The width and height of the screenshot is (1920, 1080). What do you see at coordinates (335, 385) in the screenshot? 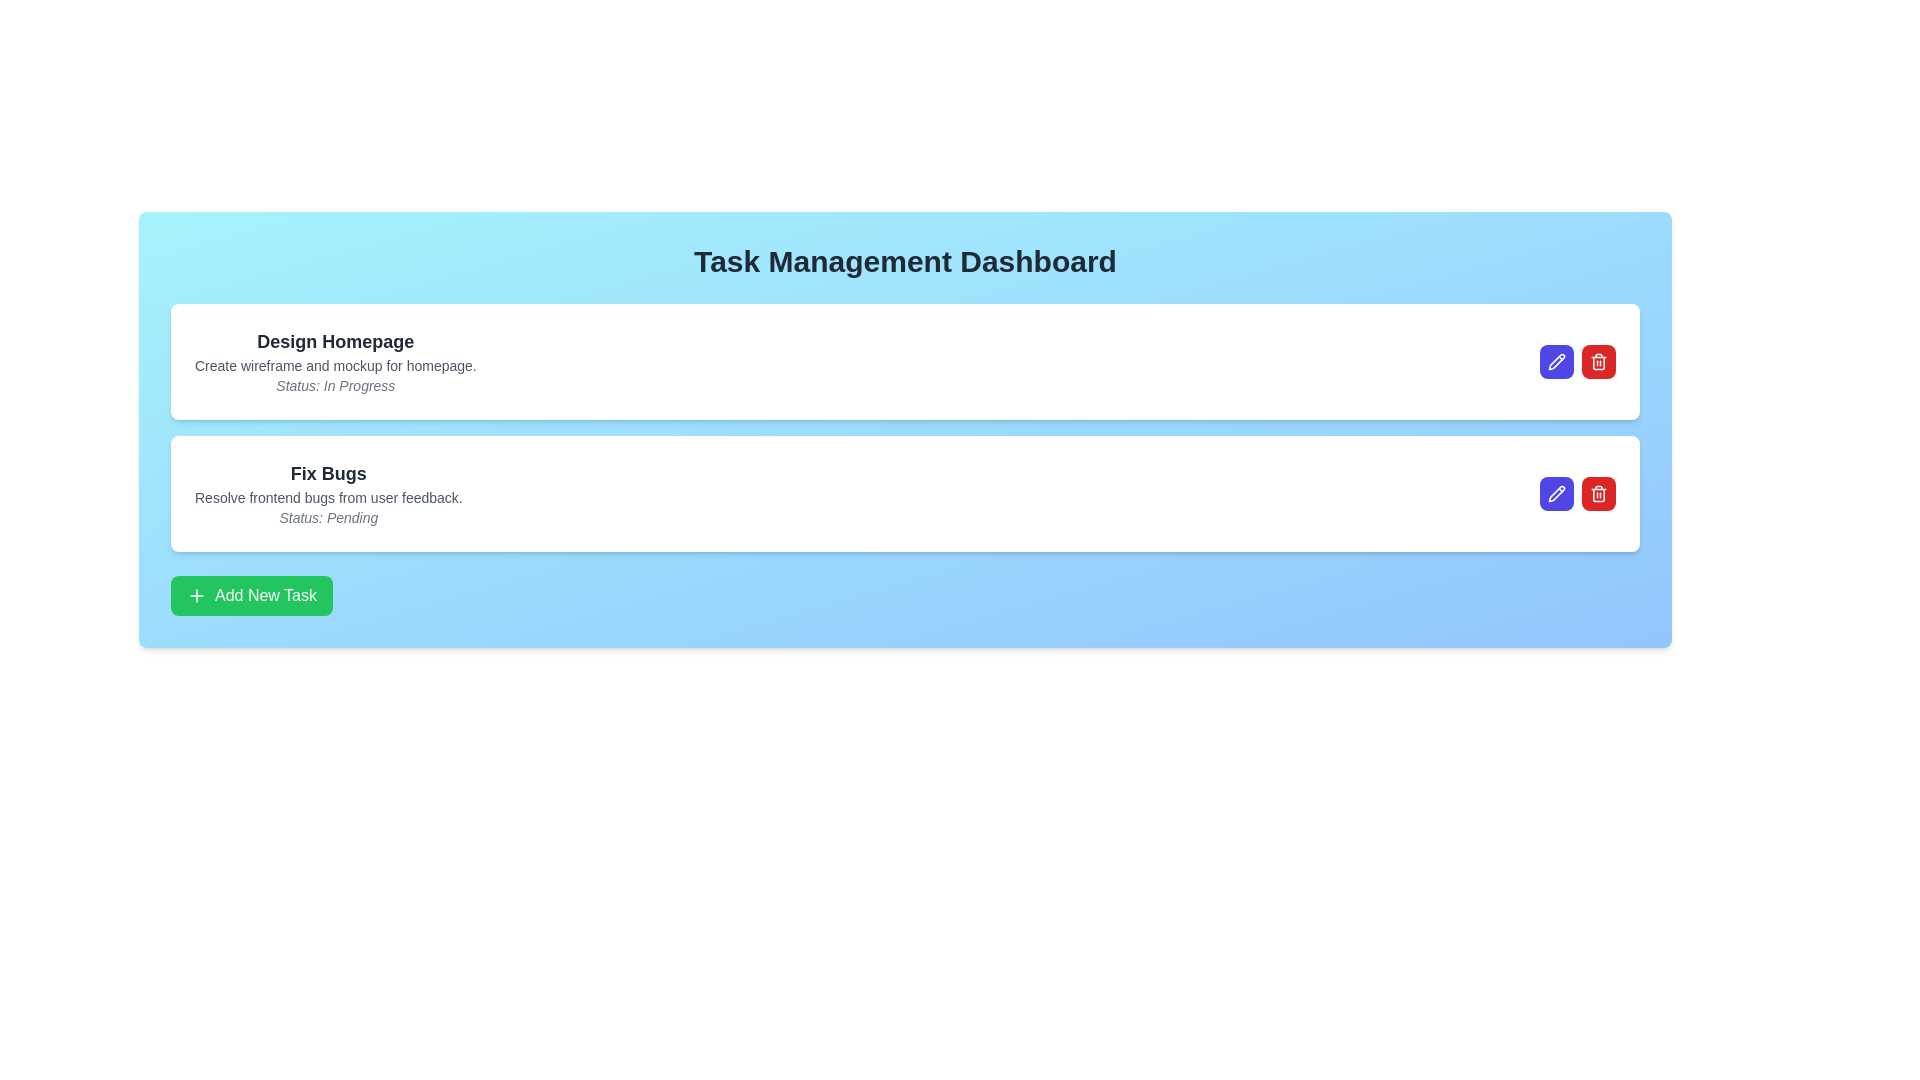
I see `status information from the text label styled in italic font, displaying 'Status: In Progress', located below the task description in the upper segment of the layout` at bounding box center [335, 385].